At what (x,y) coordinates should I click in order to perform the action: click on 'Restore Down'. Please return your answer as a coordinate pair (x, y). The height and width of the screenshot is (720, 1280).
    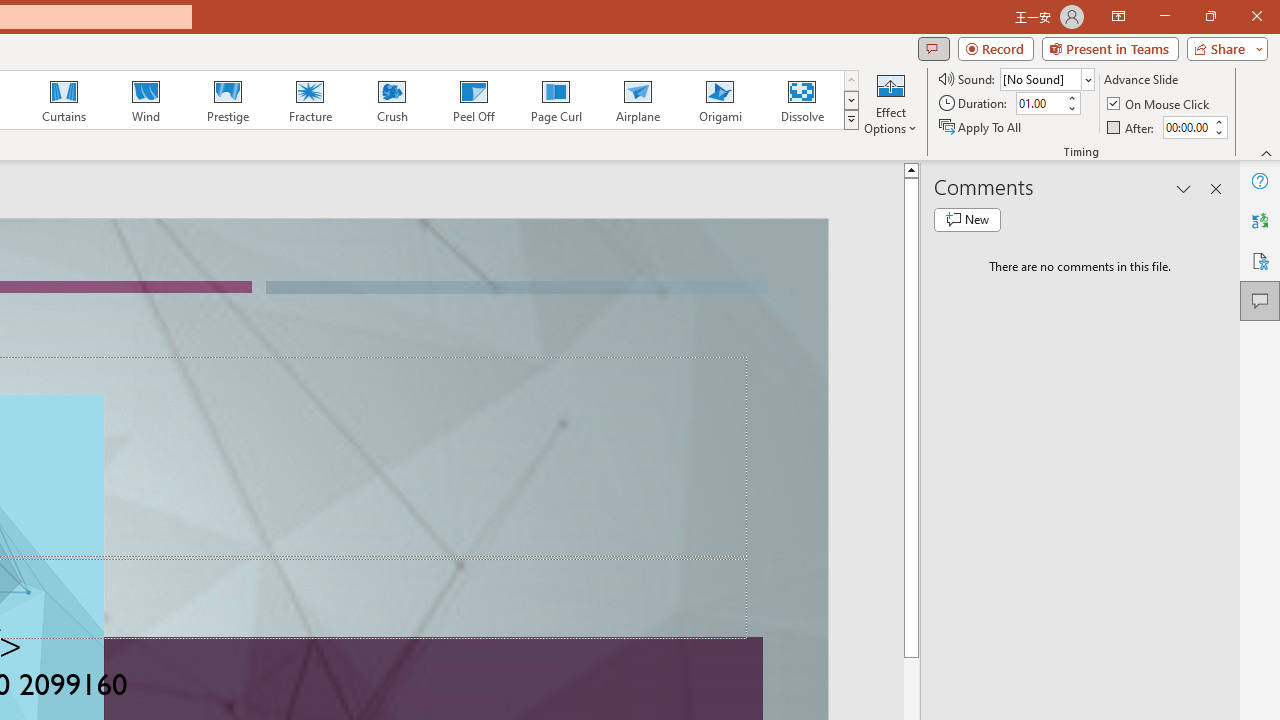
    Looking at the image, I should click on (1209, 16).